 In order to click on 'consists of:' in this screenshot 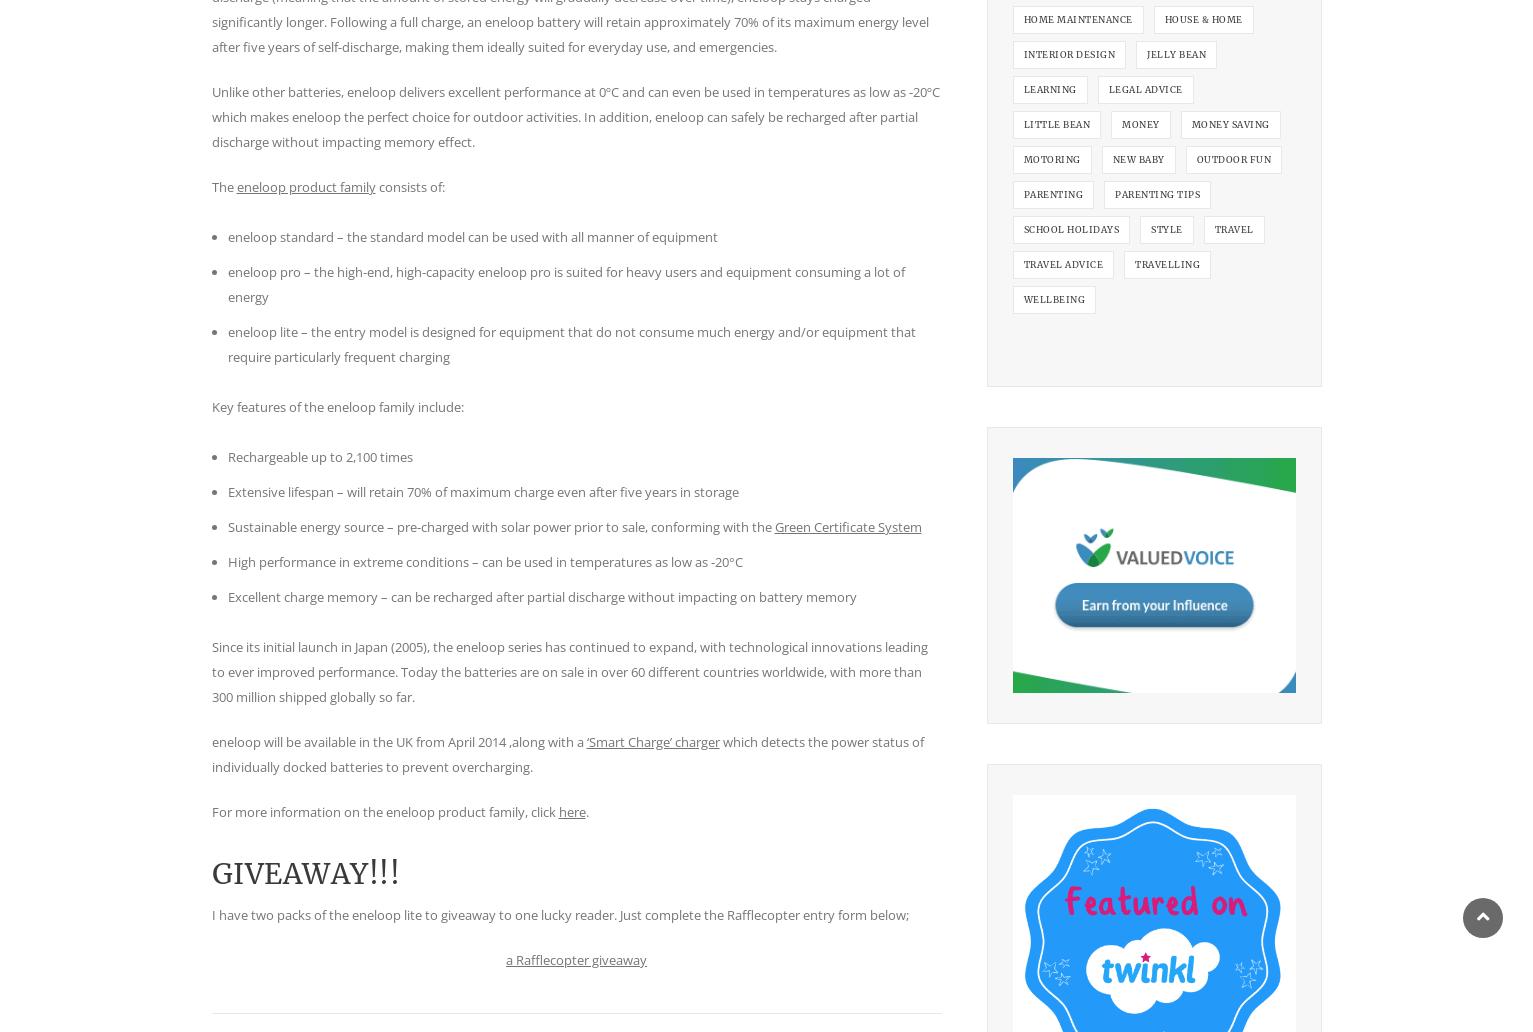, I will do `click(408, 185)`.